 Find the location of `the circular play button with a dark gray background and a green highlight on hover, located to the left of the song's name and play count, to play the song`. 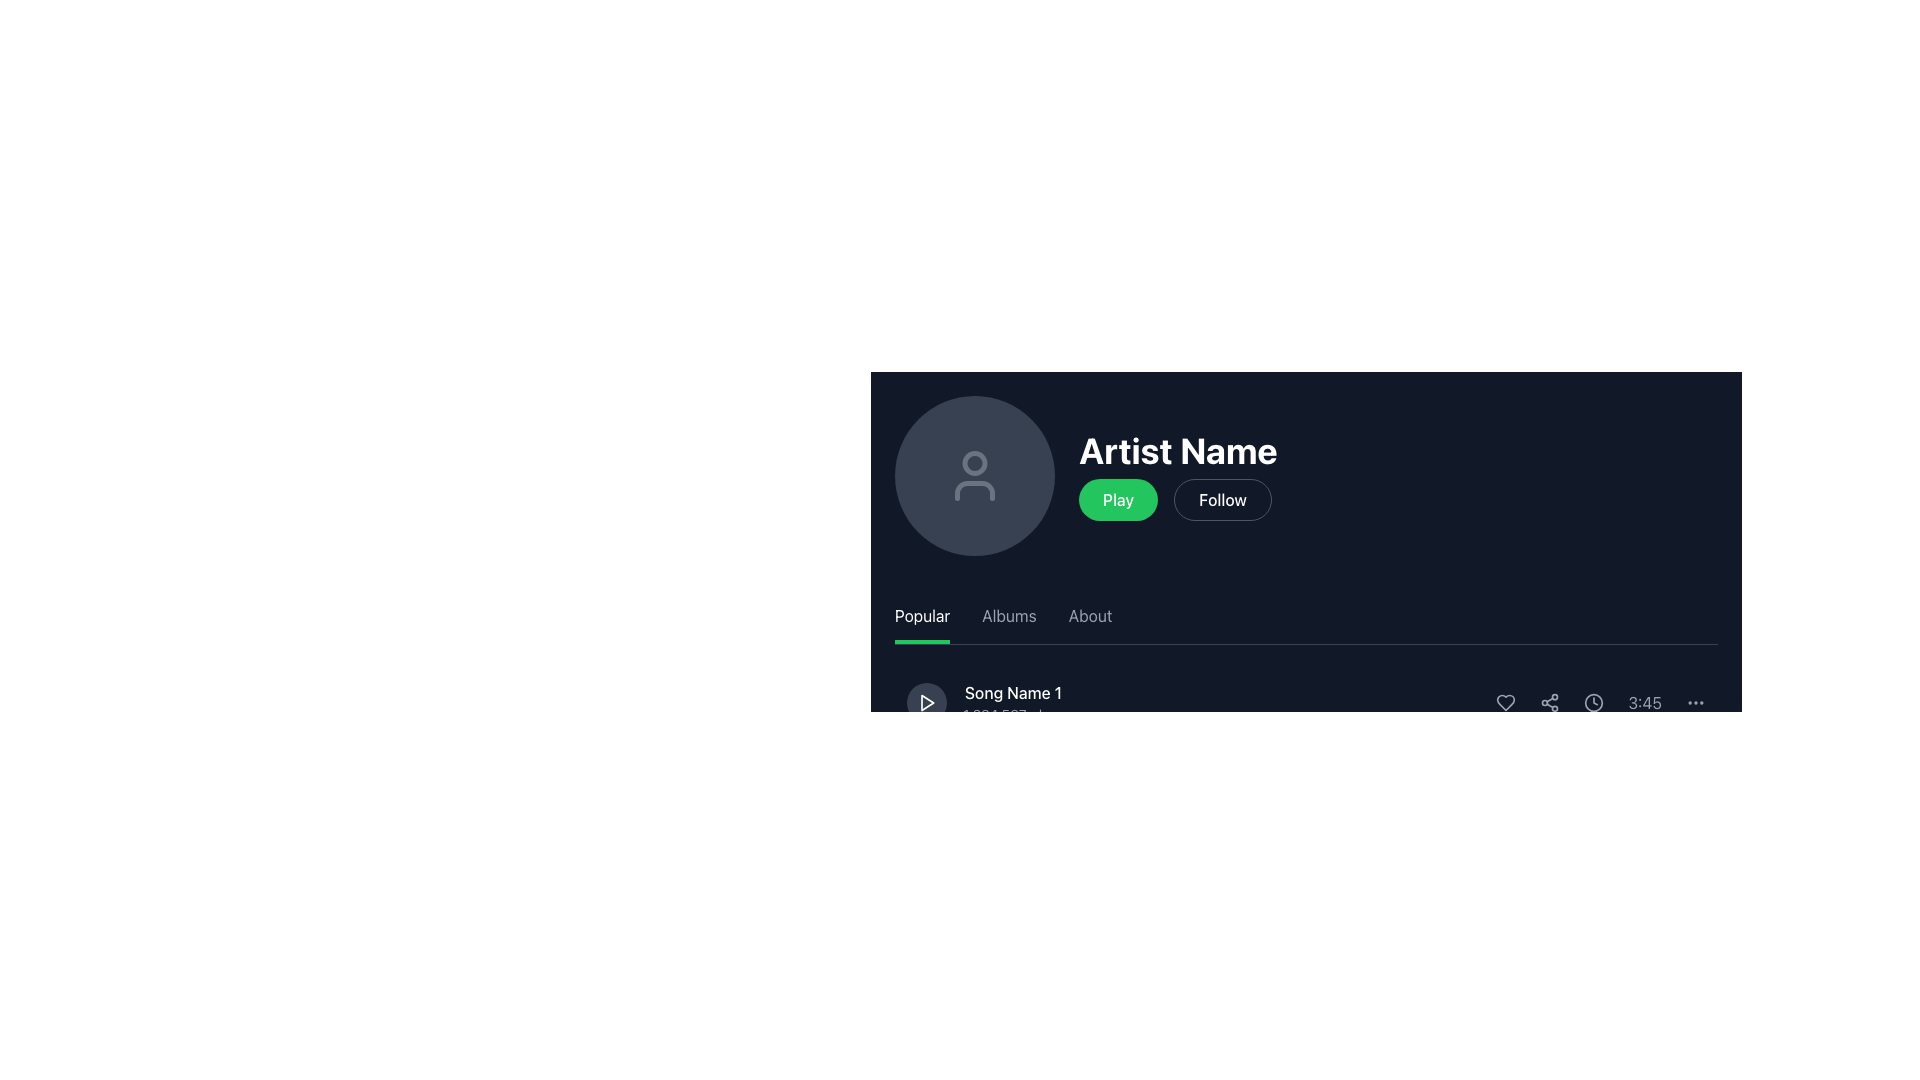

the circular play button with a dark gray background and a green highlight on hover, located to the left of the song's name and play count, to play the song is located at coordinates (925, 785).